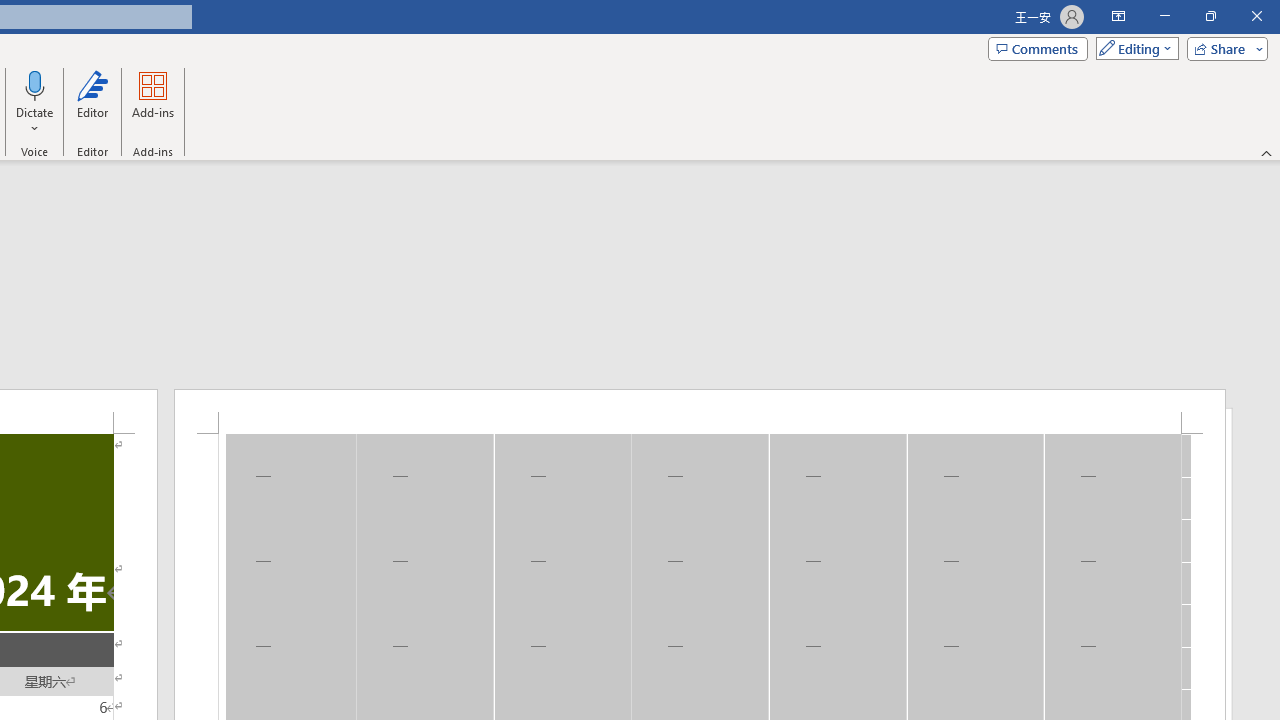  I want to click on 'Editor', so click(91, 103).